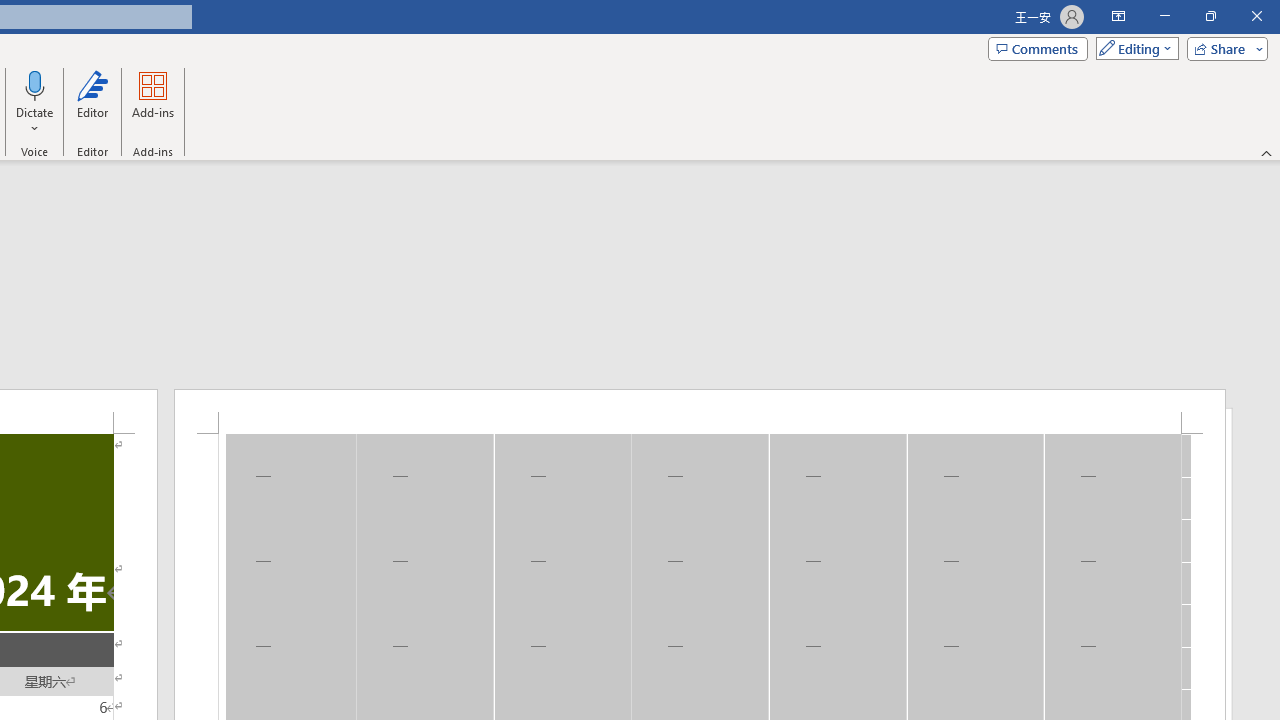  I want to click on 'Editor', so click(91, 103).